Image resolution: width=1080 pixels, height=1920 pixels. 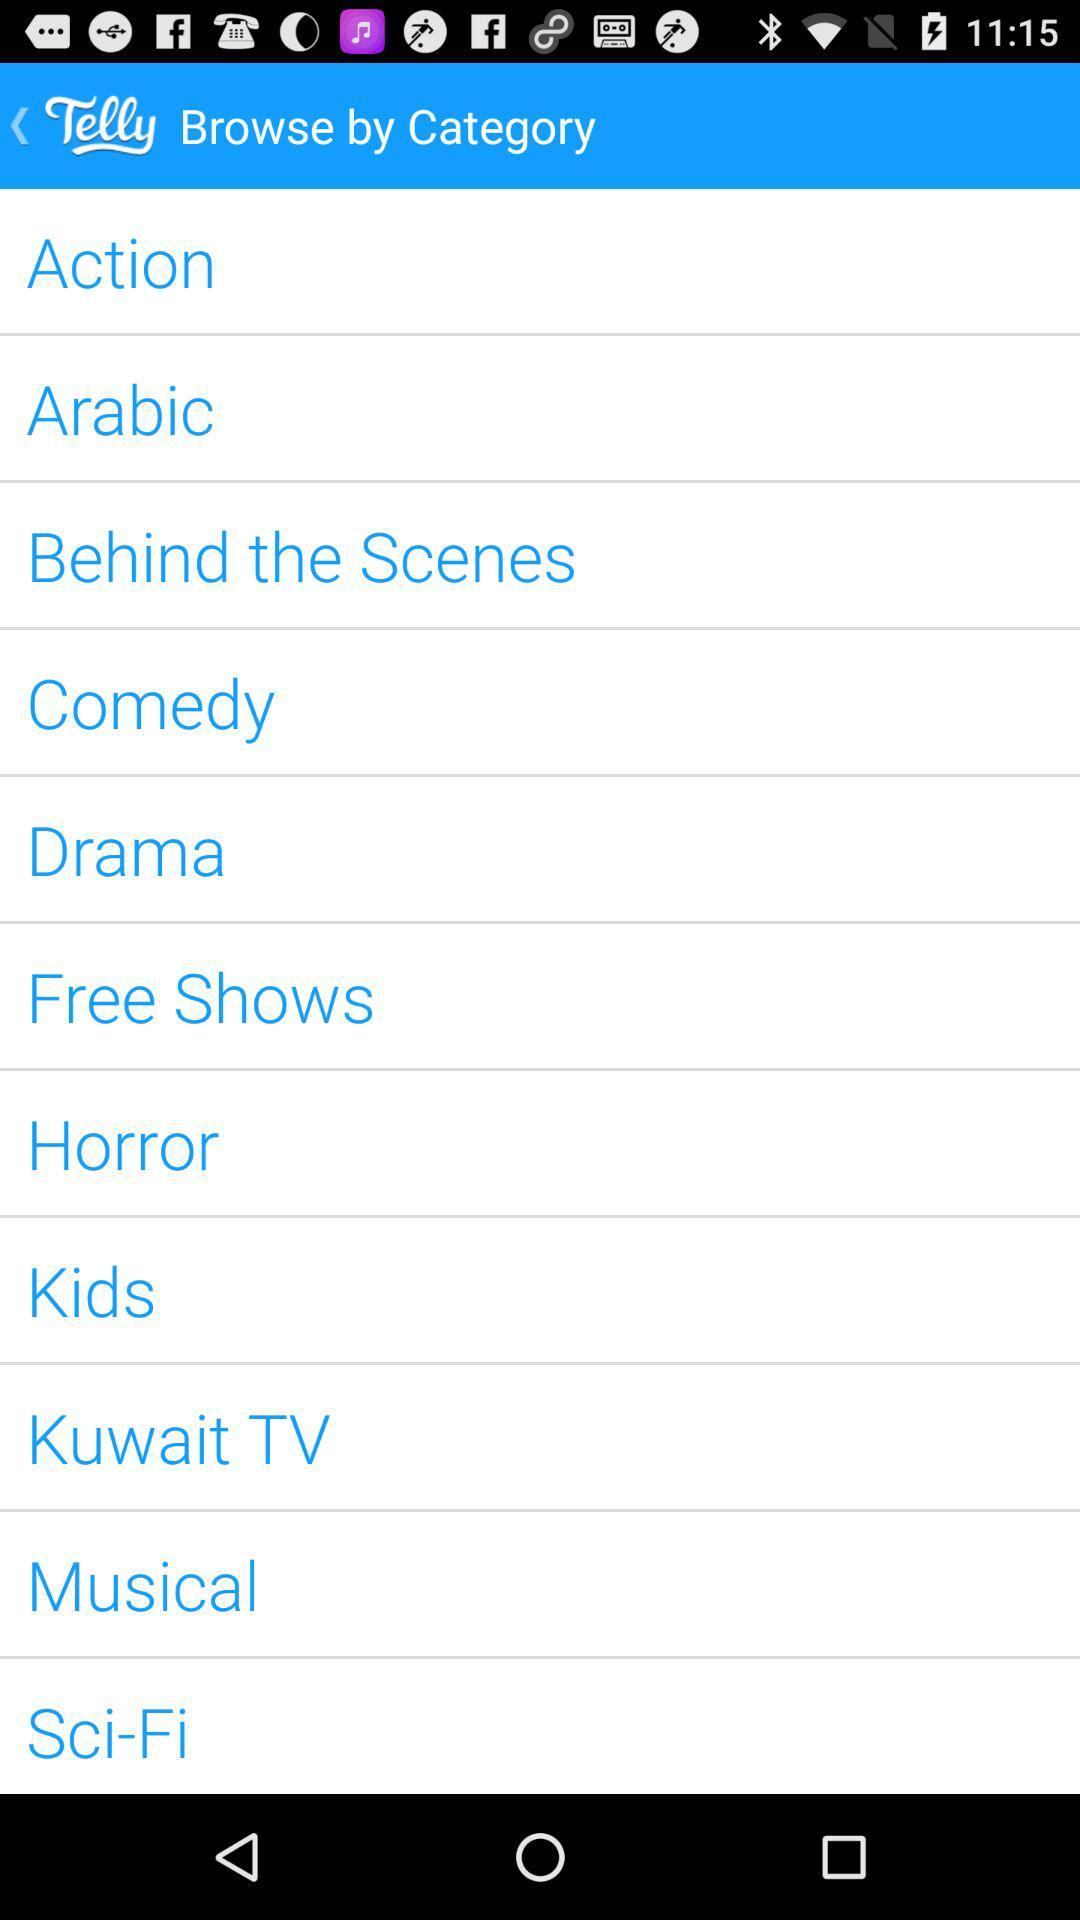 I want to click on icon above the arabic item, so click(x=540, y=259).